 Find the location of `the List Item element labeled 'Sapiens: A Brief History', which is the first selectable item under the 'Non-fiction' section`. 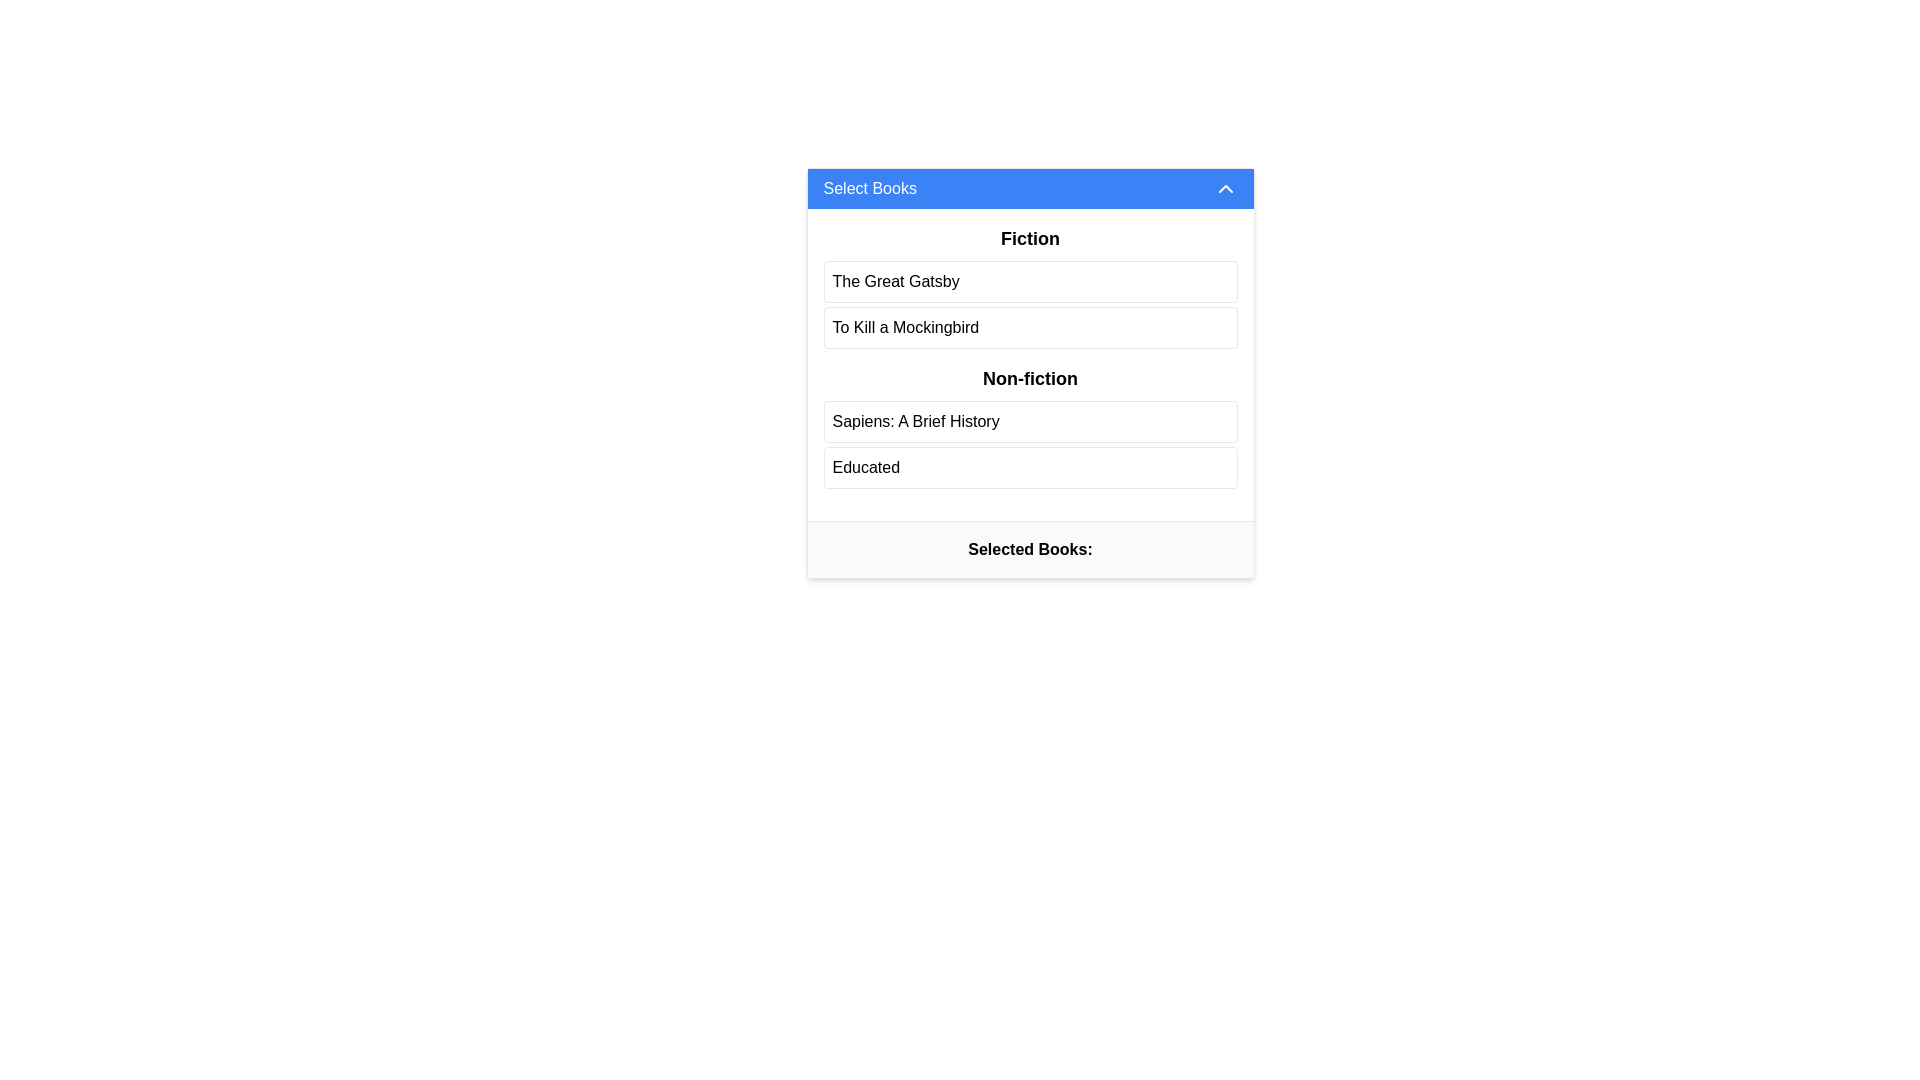

the List Item element labeled 'Sapiens: A Brief History', which is the first selectable item under the 'Non-fiction' section is located at coordinates (1030, 420).